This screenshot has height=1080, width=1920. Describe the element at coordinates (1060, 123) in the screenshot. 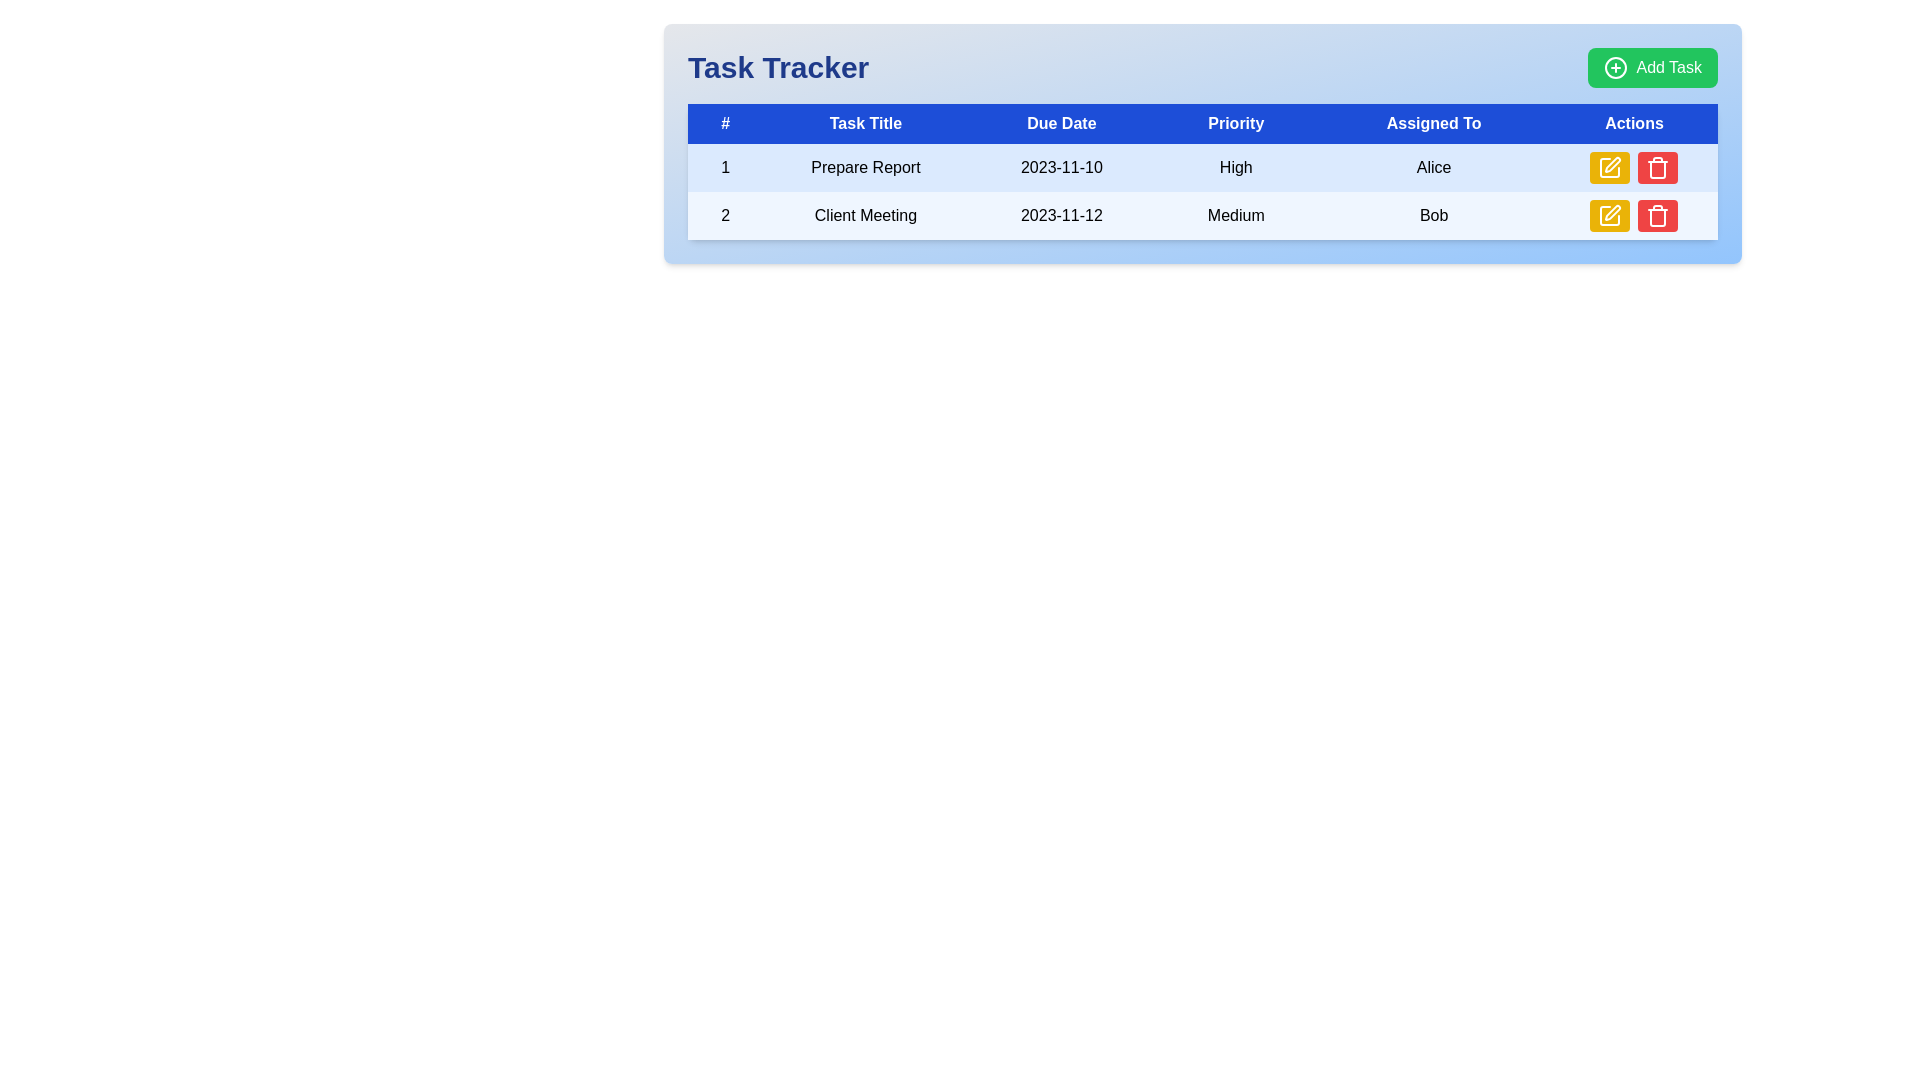

I see `the 'Due Date' text label, which is displayed in white font on a blue background, located in the third column of the table header` at that location.